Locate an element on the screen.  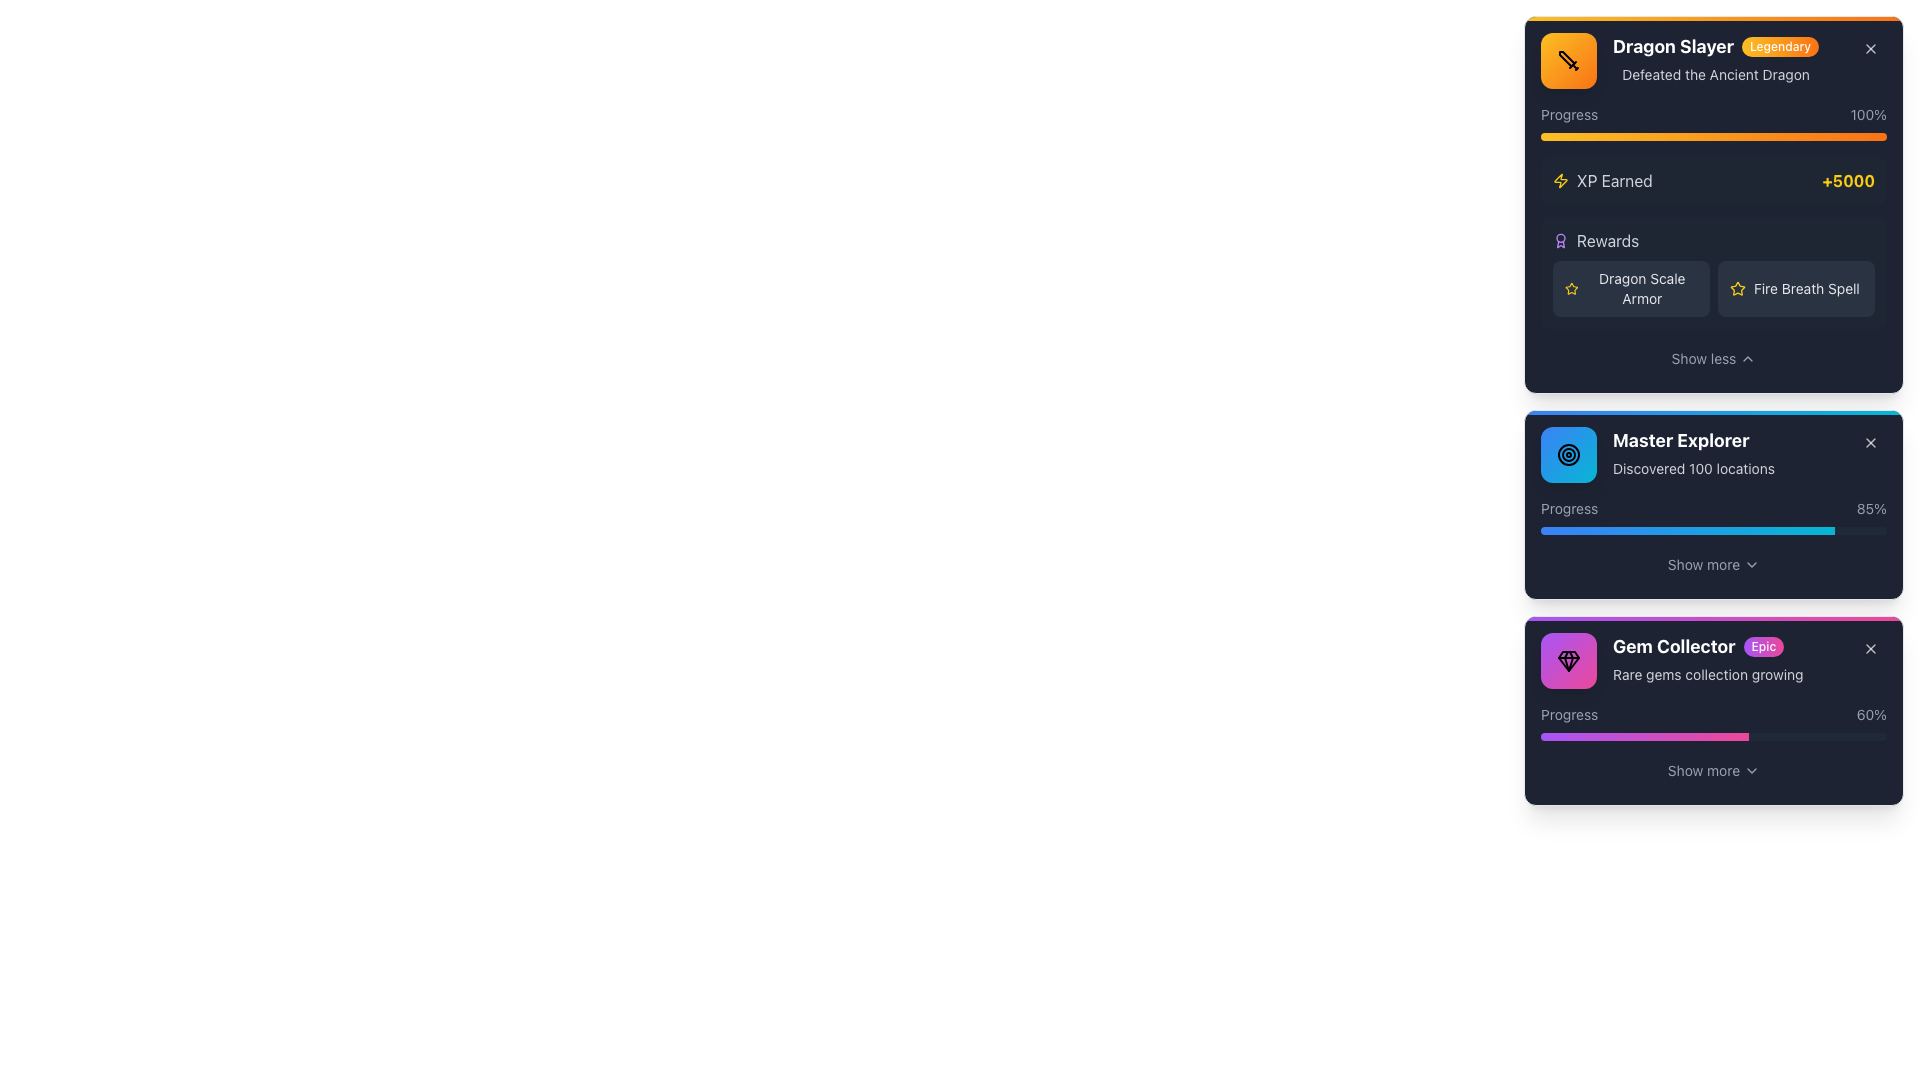
the progress percentage label located in the lower right corner of the 'Gem Collector' card, positioned to the right of the text 'Progress' is located at coordinates (1870, 713).